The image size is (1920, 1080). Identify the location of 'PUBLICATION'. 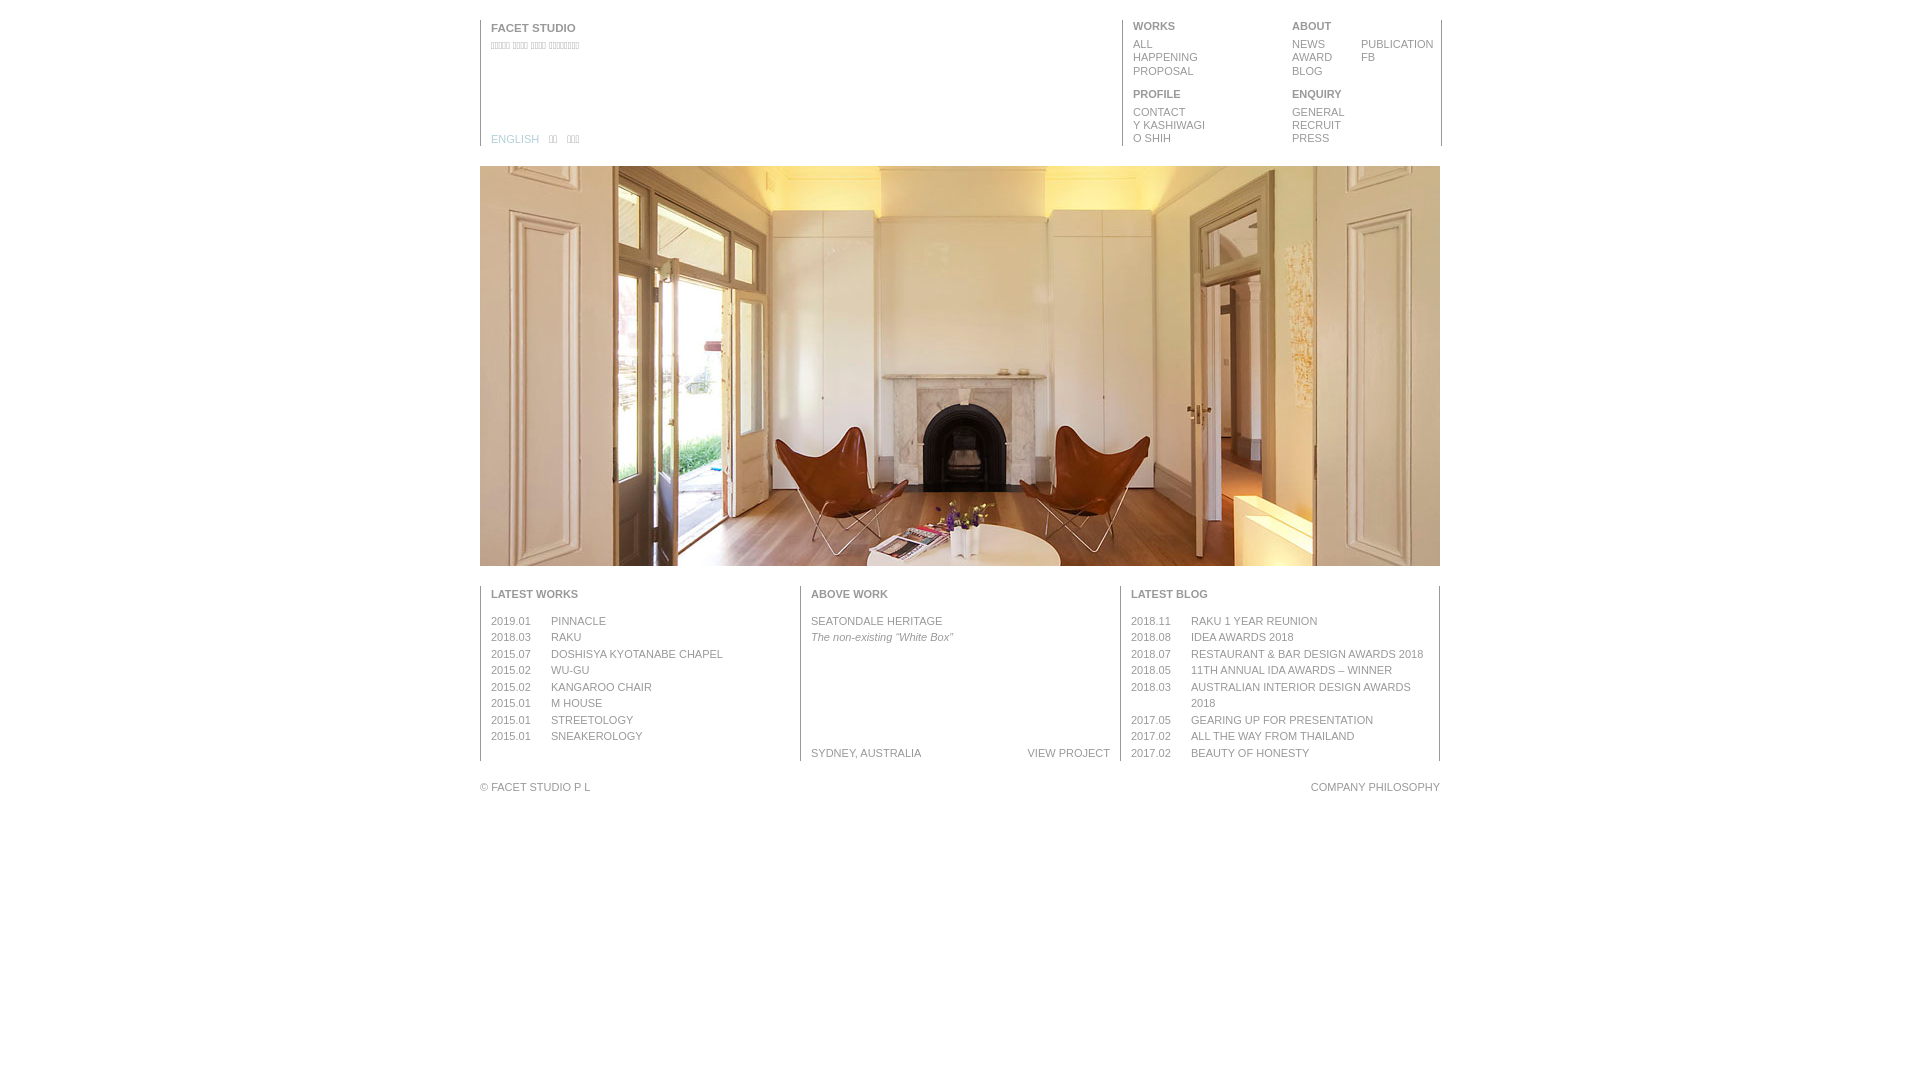
(1360, 44).